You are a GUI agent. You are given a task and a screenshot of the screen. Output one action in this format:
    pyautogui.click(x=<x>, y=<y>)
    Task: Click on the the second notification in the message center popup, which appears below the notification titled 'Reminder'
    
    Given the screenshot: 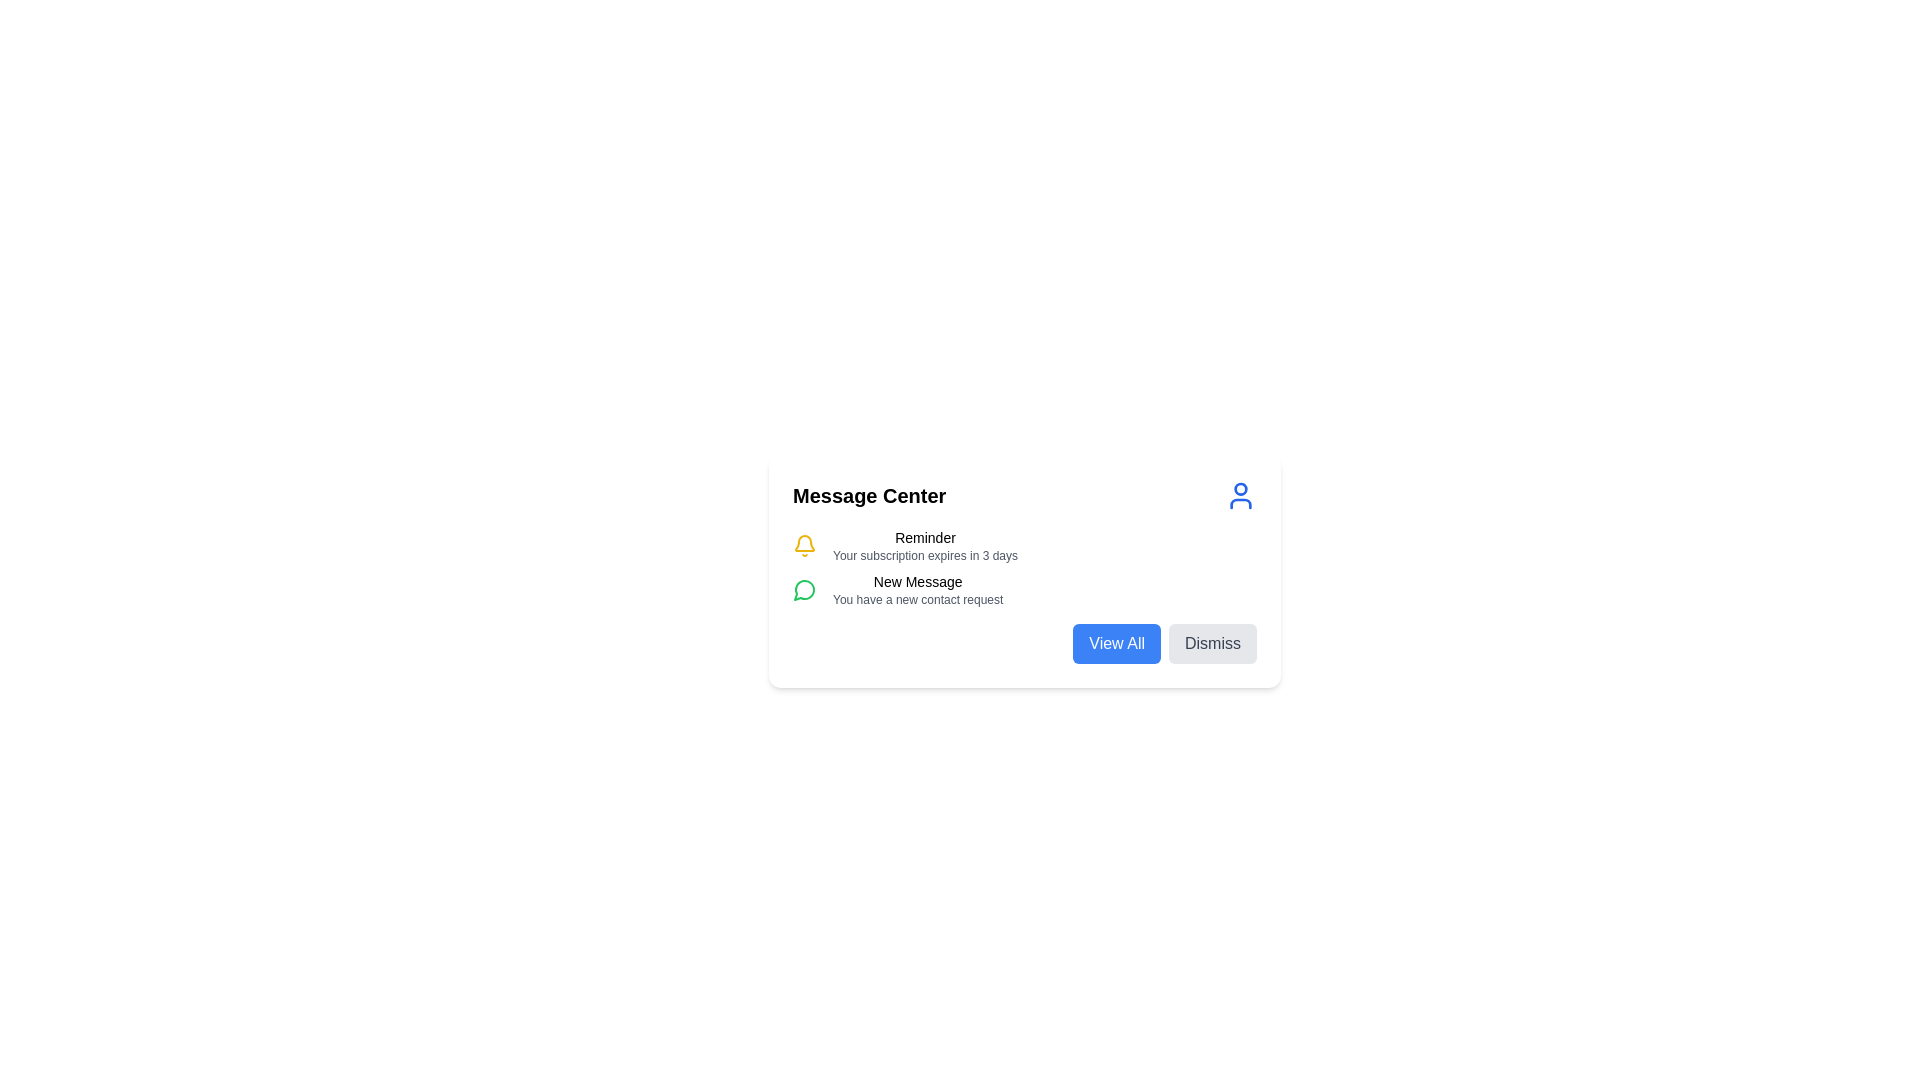 What is the action you would take?
    pyautogui.click(x=1025, y=589)
    